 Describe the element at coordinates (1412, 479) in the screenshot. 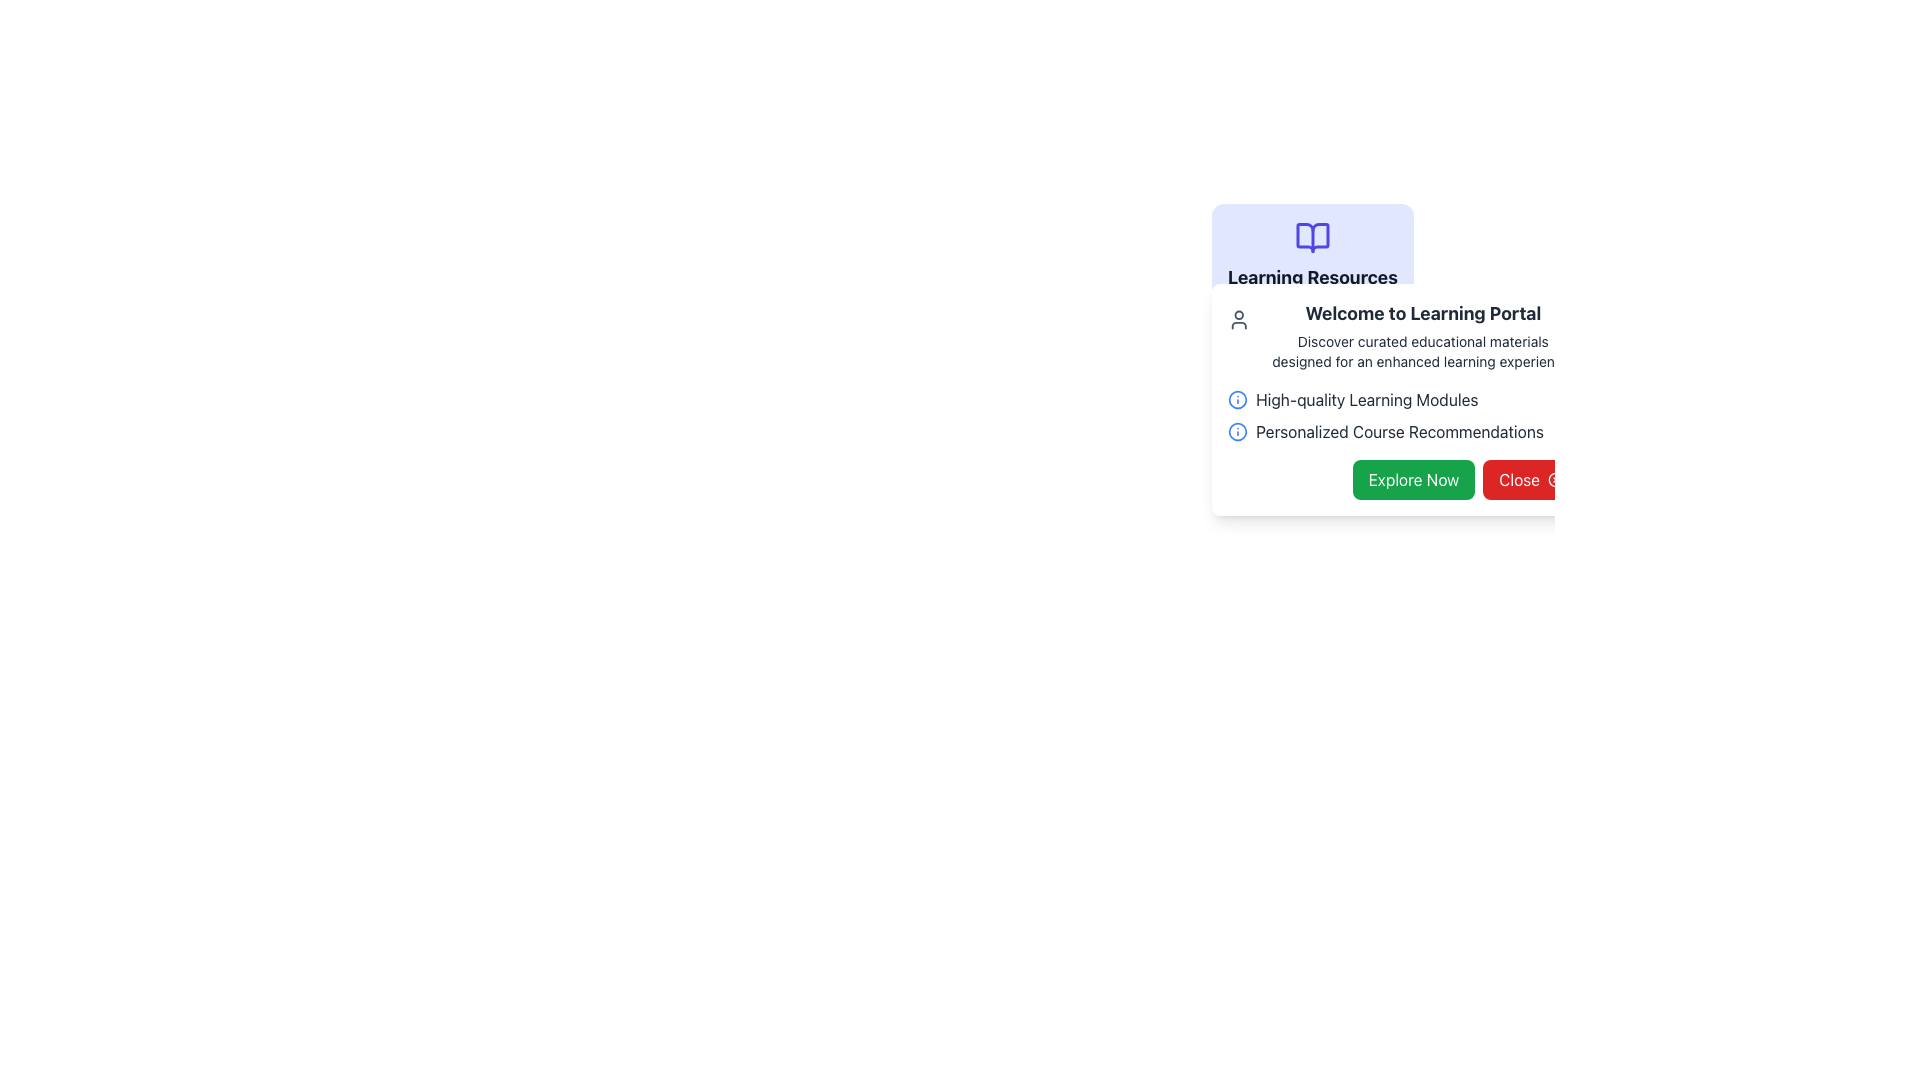

I see `the 'Explore Now' button` at that location.